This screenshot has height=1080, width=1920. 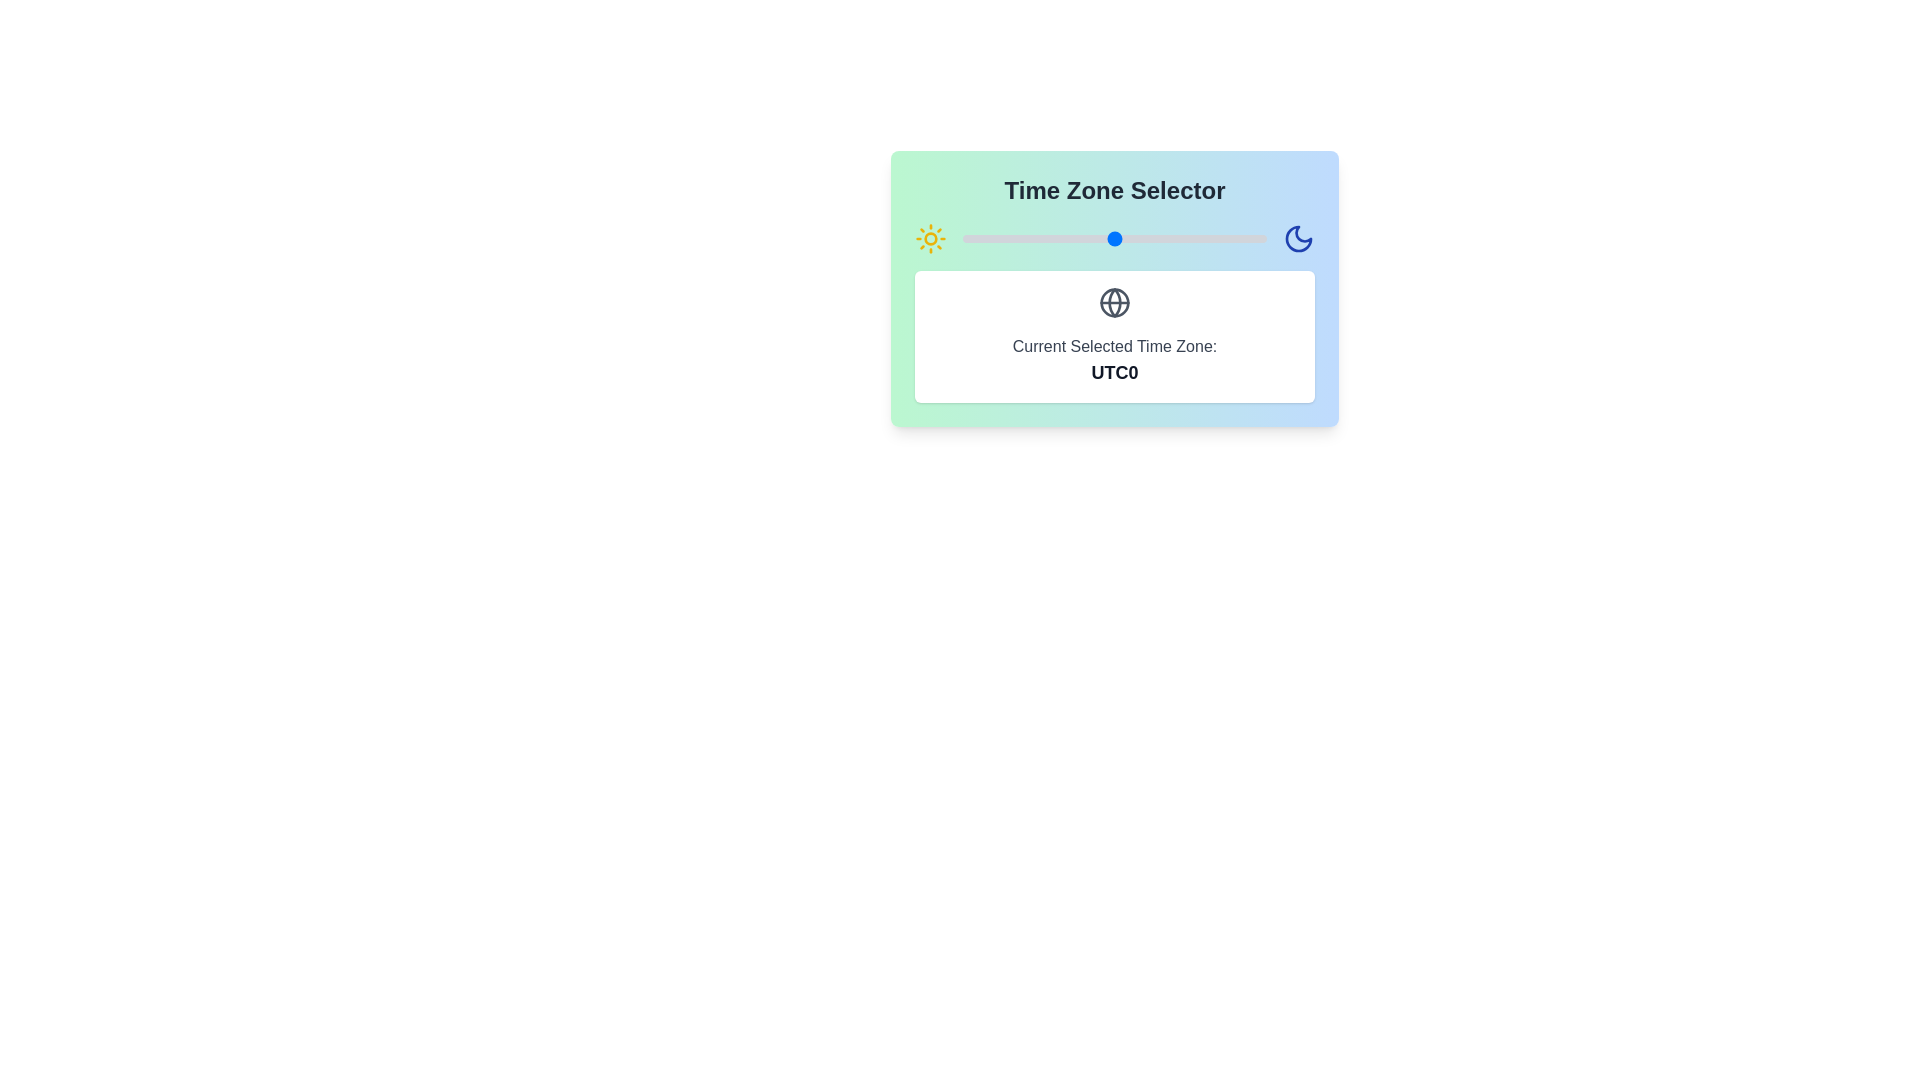 What do you see at coordinates (1136, 238) in the screenshot?
I see `the time zone offset` at bounding box center [1136, 238].